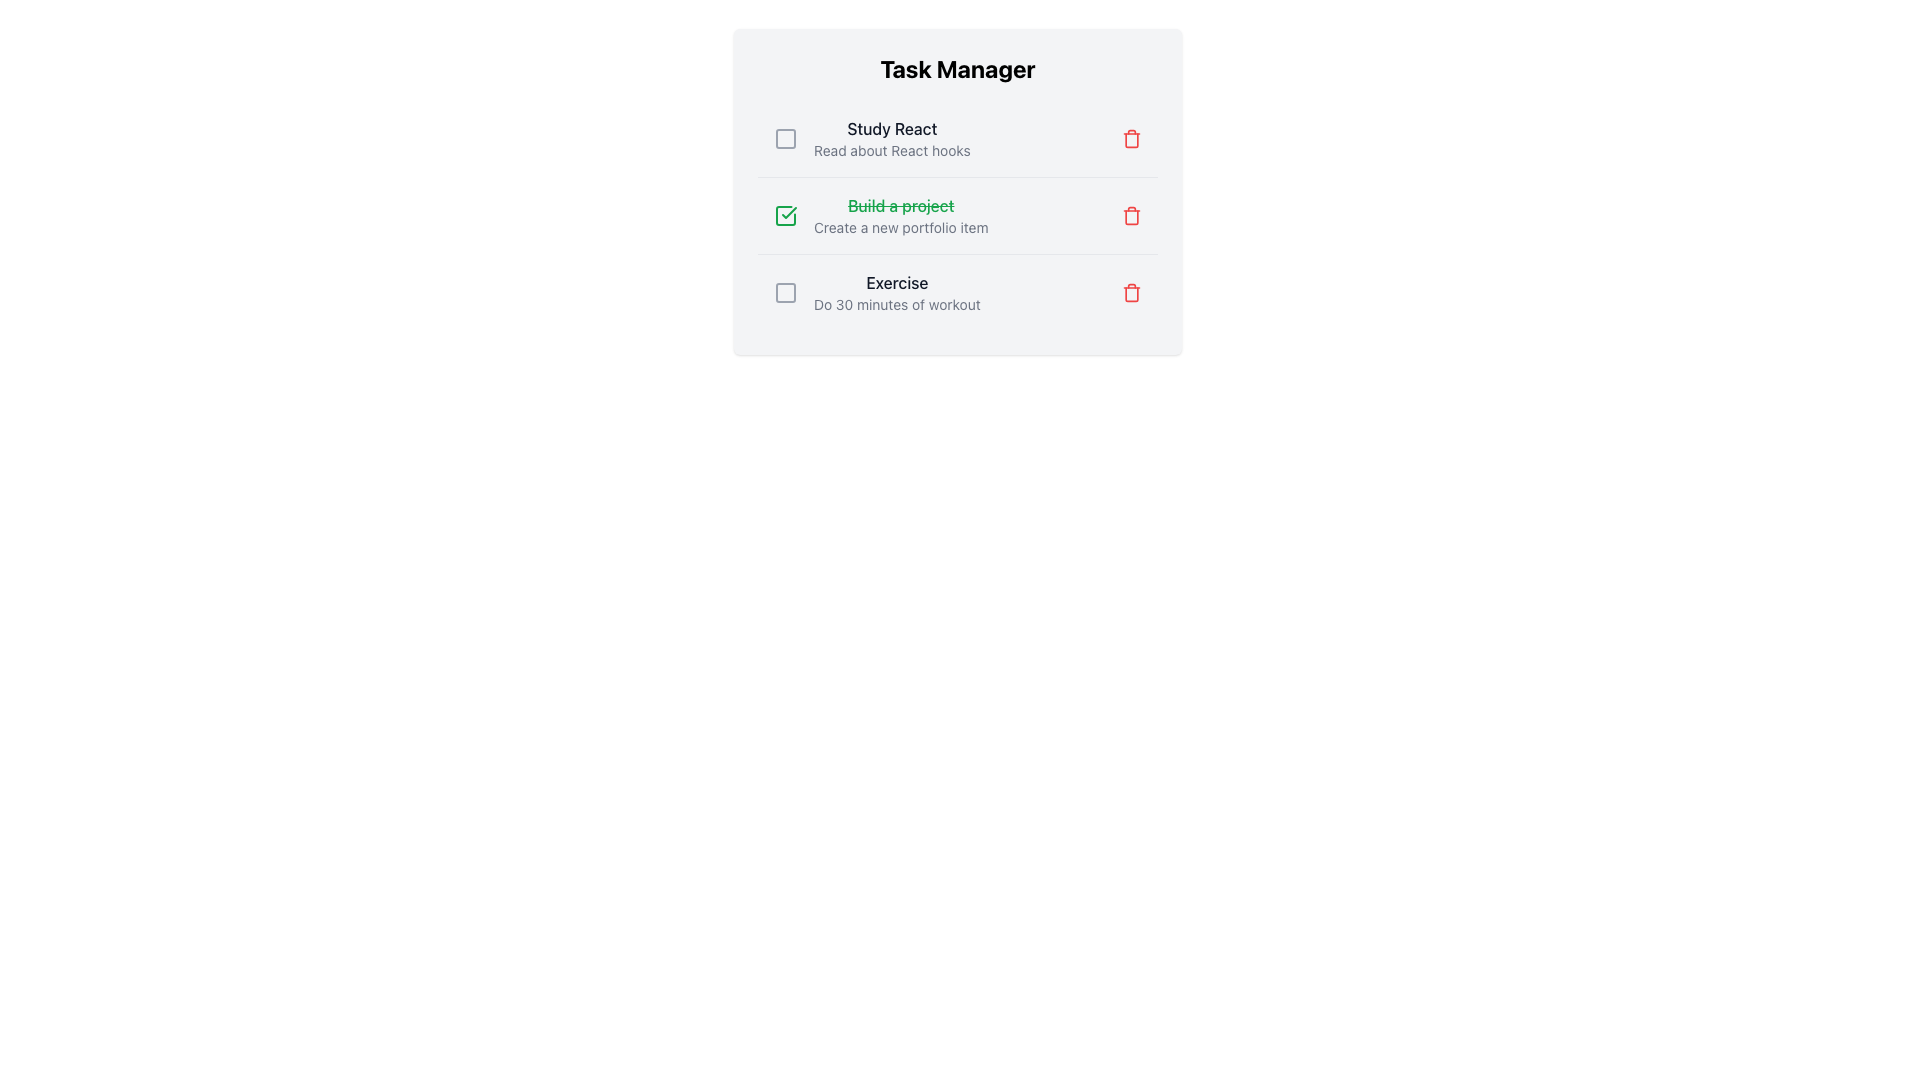 The width and height of the screenshot is (1920, 1080). What do you see at coordinates (785, 216) in the screenshot?
I see `the SVG vector graphic icon representing task completion status next to 'Build a project' in the Task Manager checklist` at bounding box center [785, 216].